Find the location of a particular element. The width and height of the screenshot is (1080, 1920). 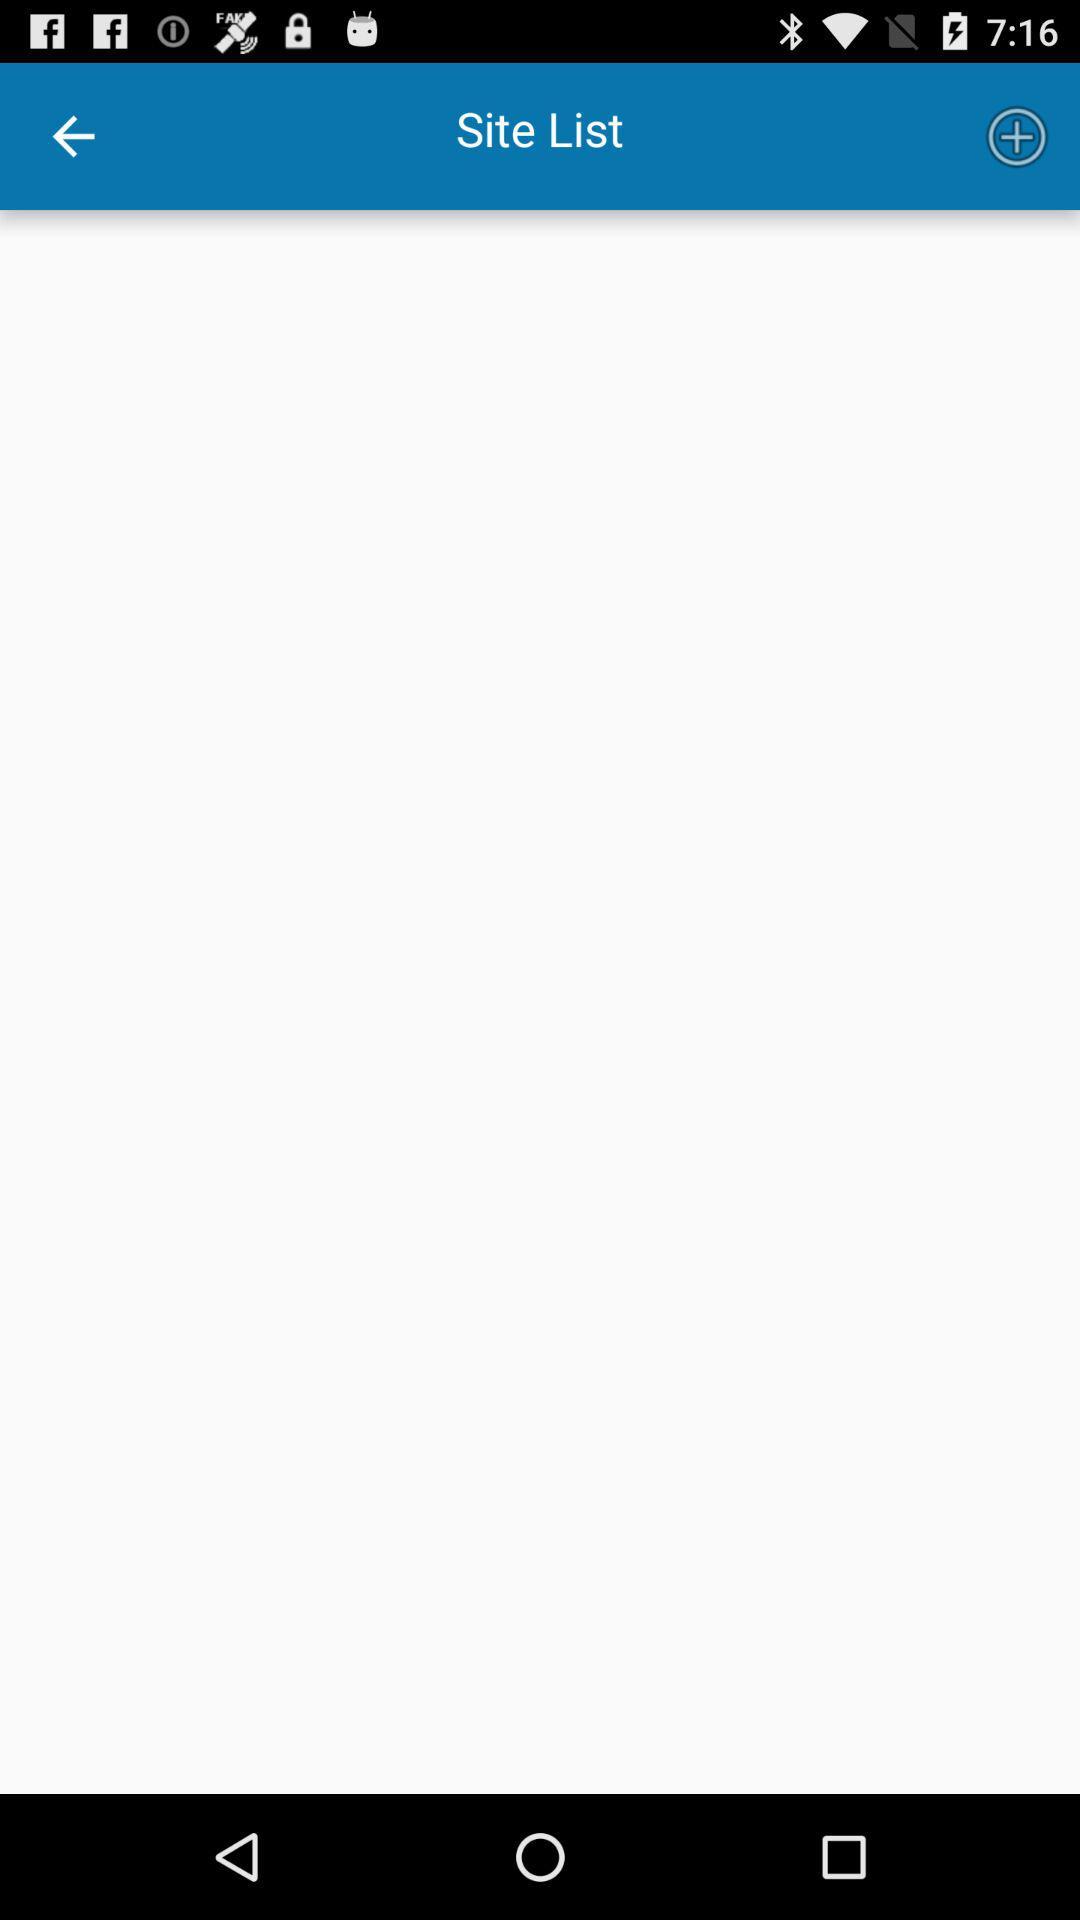

the item next to site list is located at coordinates (72, 135).